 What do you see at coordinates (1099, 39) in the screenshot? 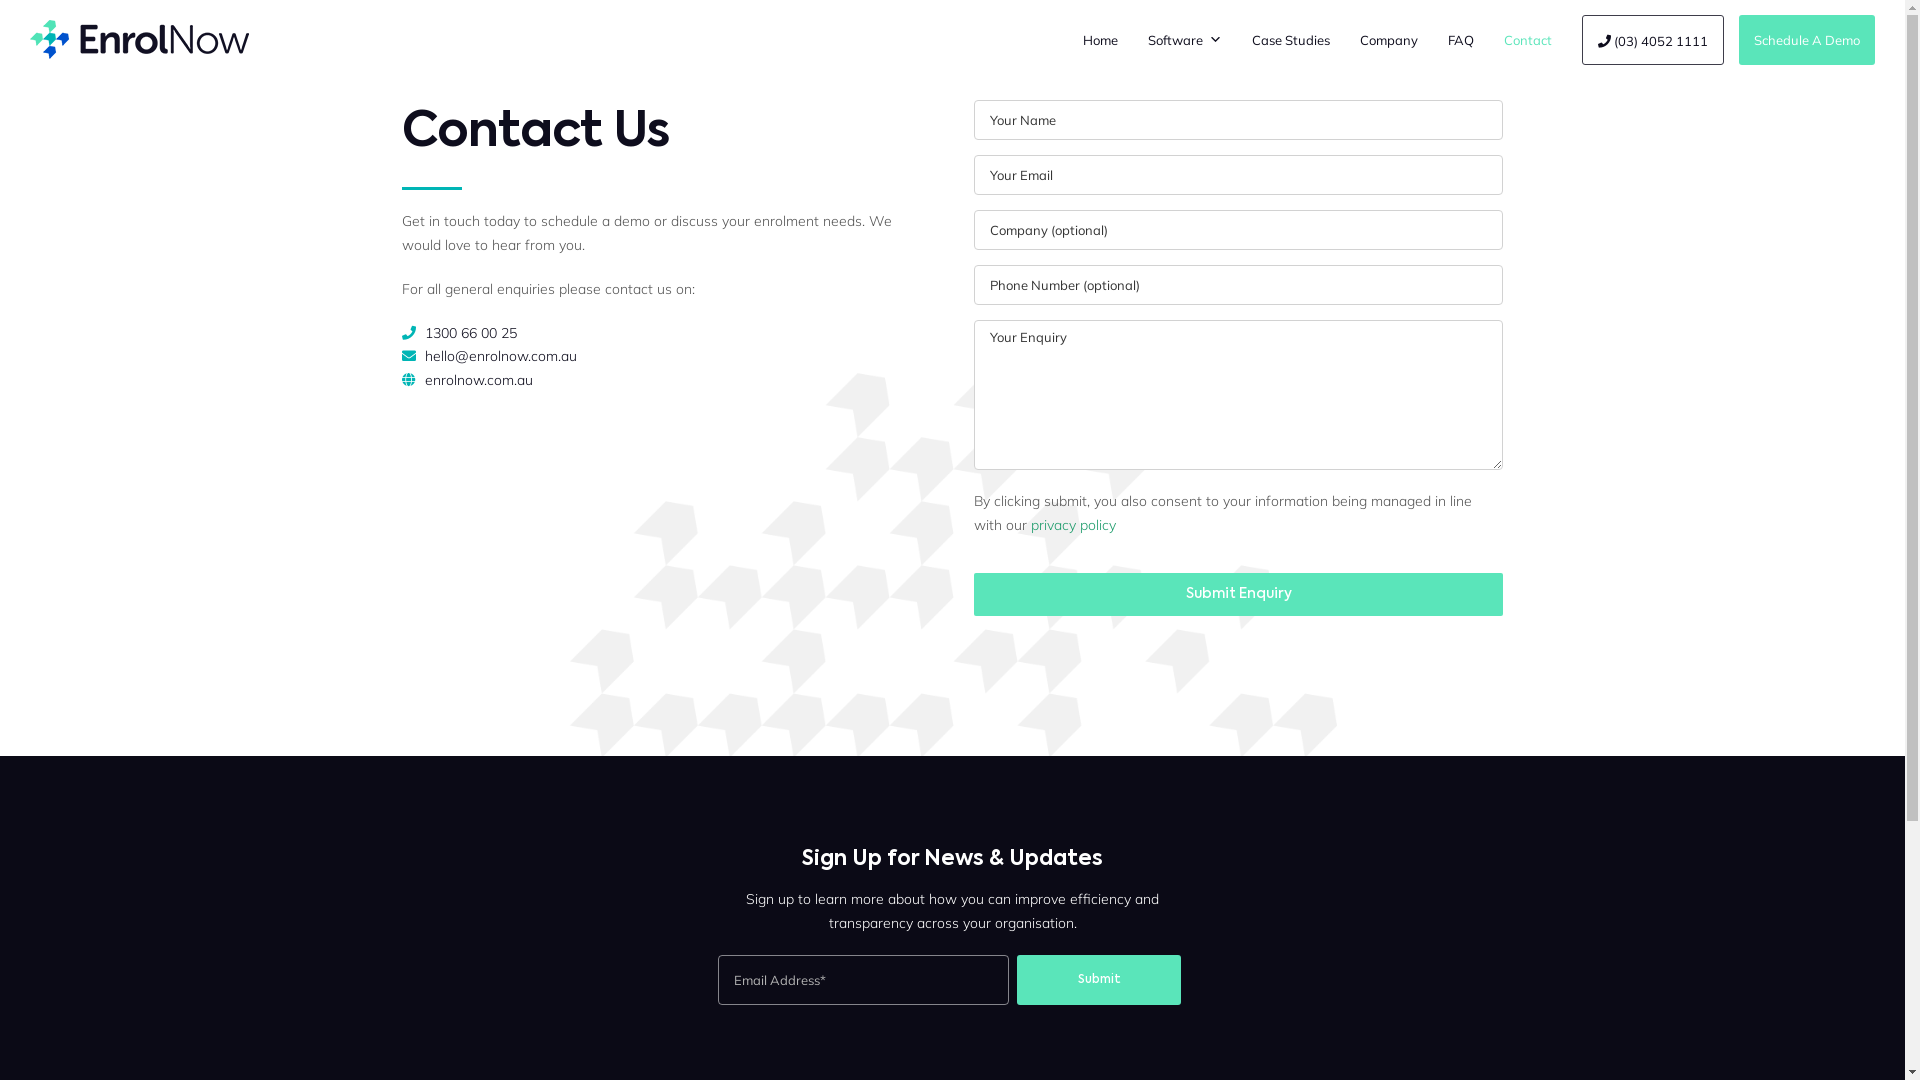
I see `'Home'` at bounding box center [1099, 39].